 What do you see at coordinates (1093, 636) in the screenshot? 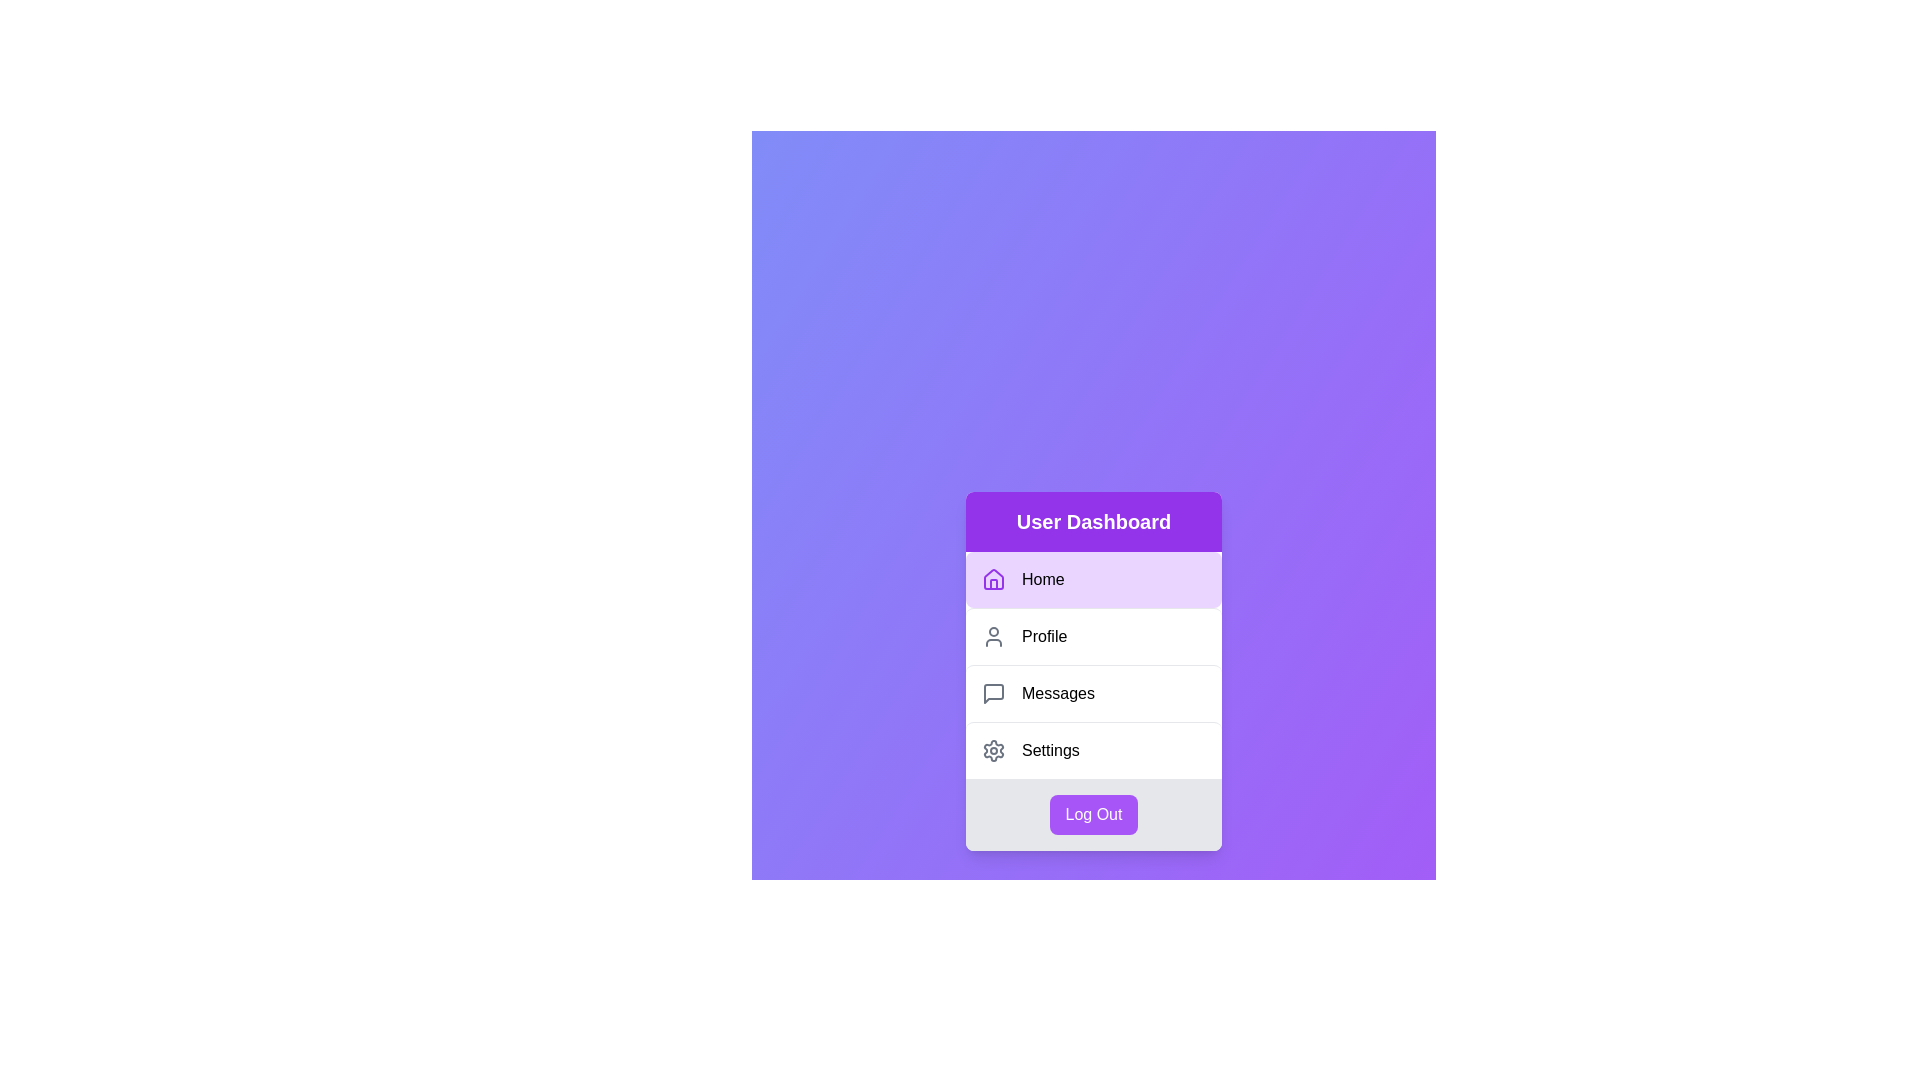
I see `the menu item Profile` at bounding box center [1093, 636].